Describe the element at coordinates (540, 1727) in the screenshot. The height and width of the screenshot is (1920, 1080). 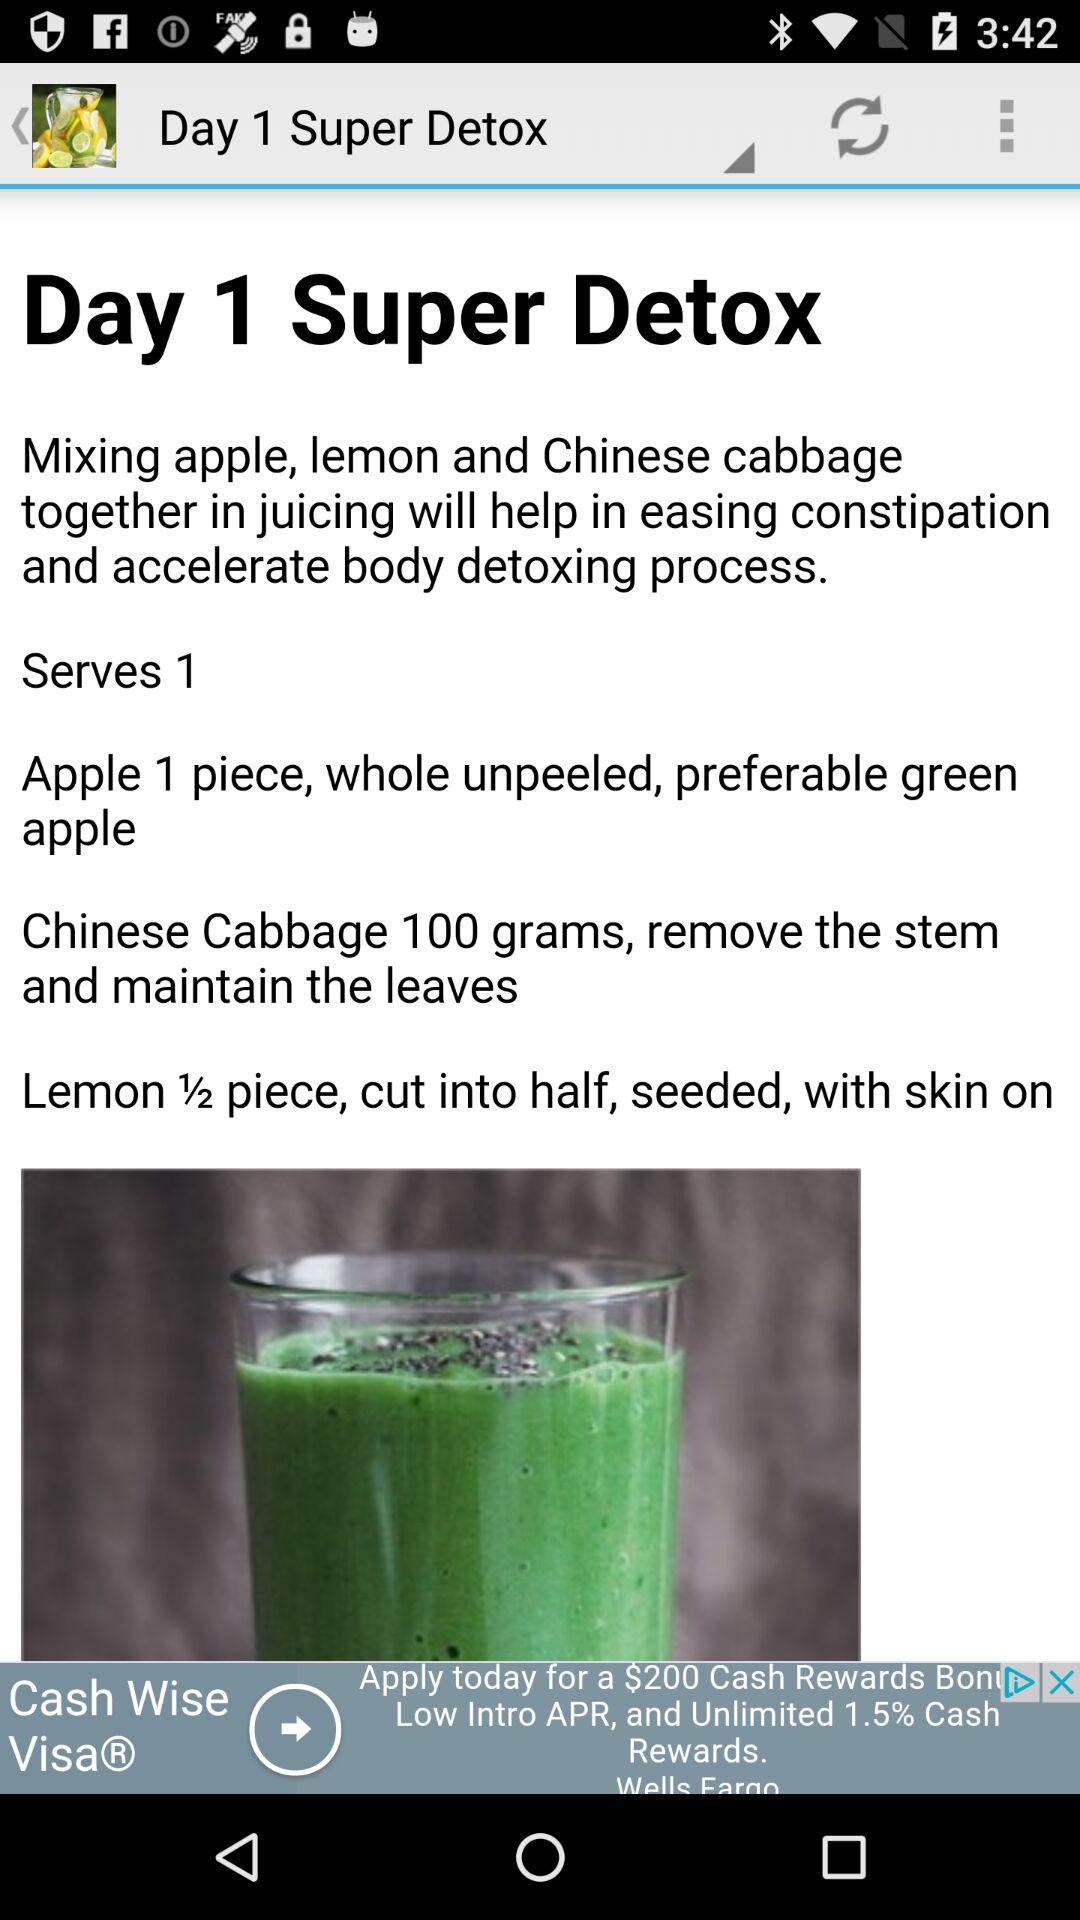
I see `open webpage of displayed advertisement` at that location.